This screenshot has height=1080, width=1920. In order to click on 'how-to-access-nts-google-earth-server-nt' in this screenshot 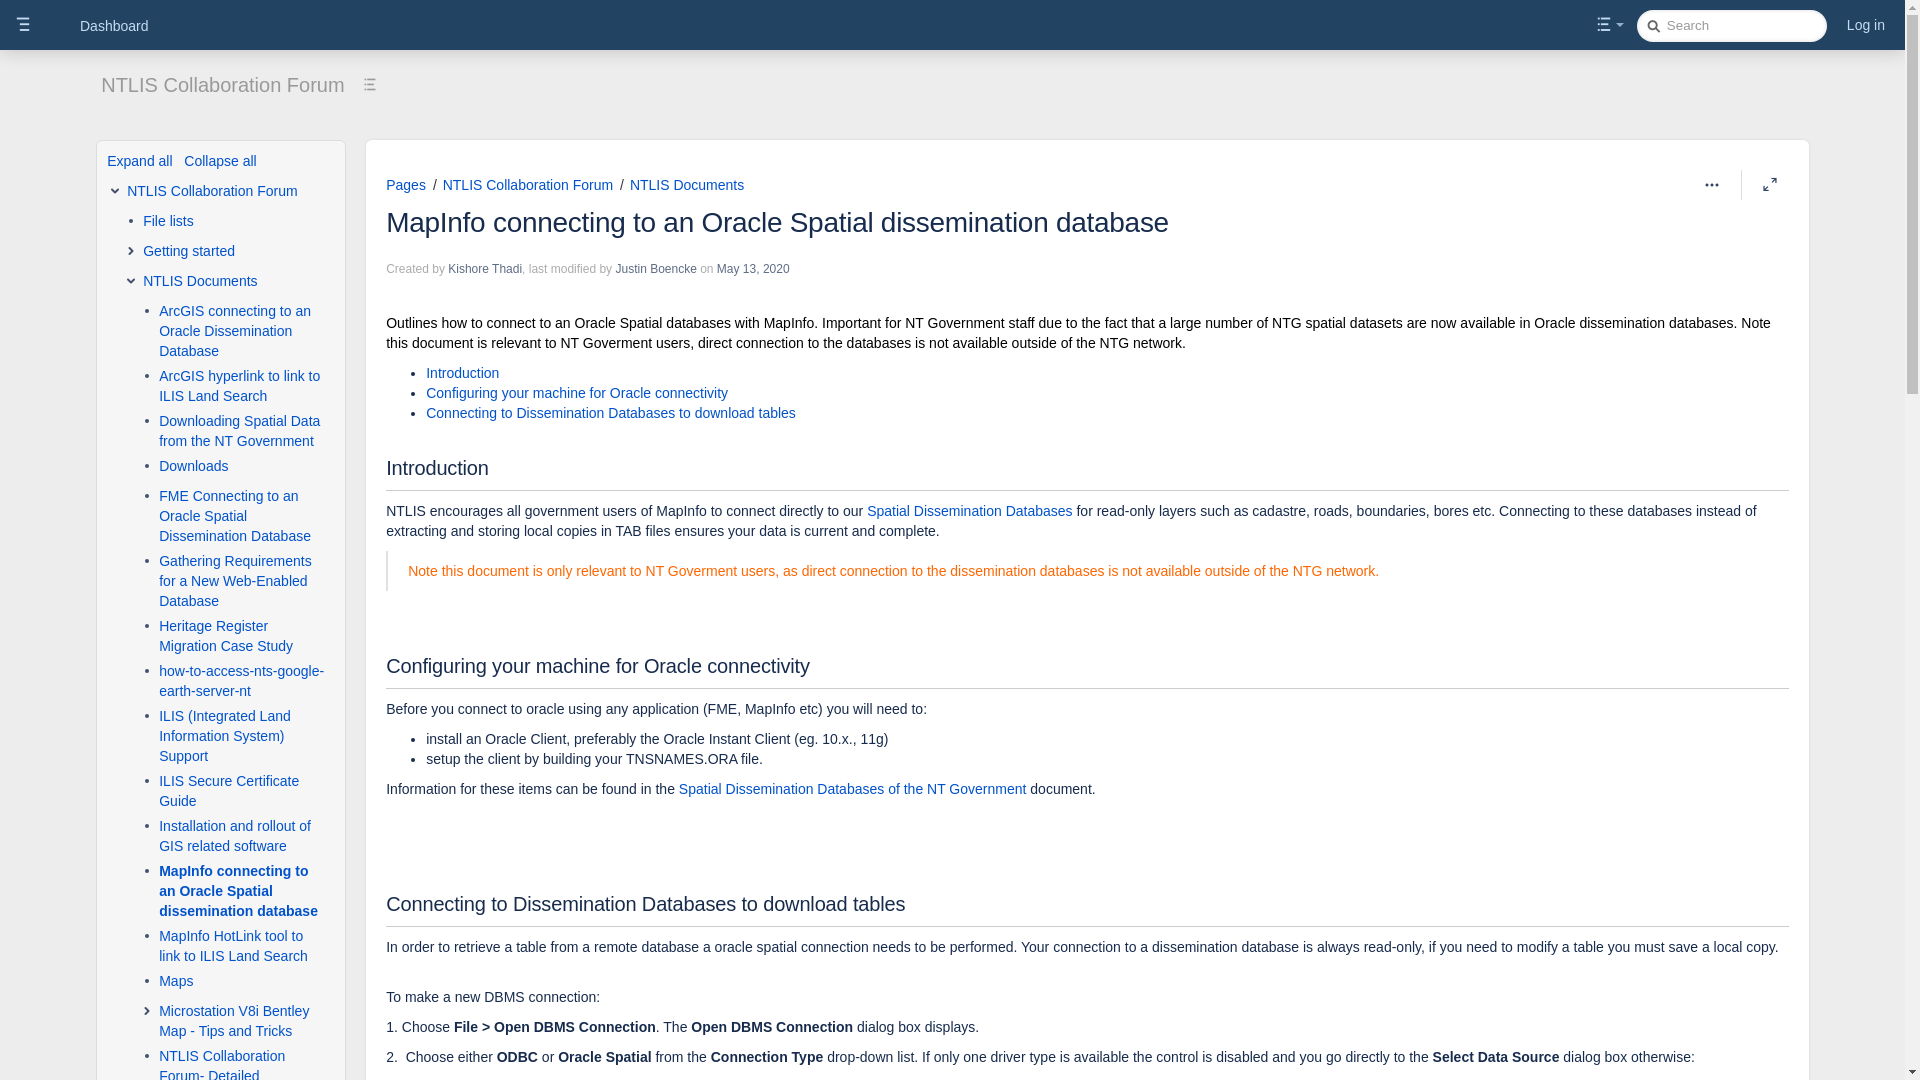, I will do `click(241, 680)`.